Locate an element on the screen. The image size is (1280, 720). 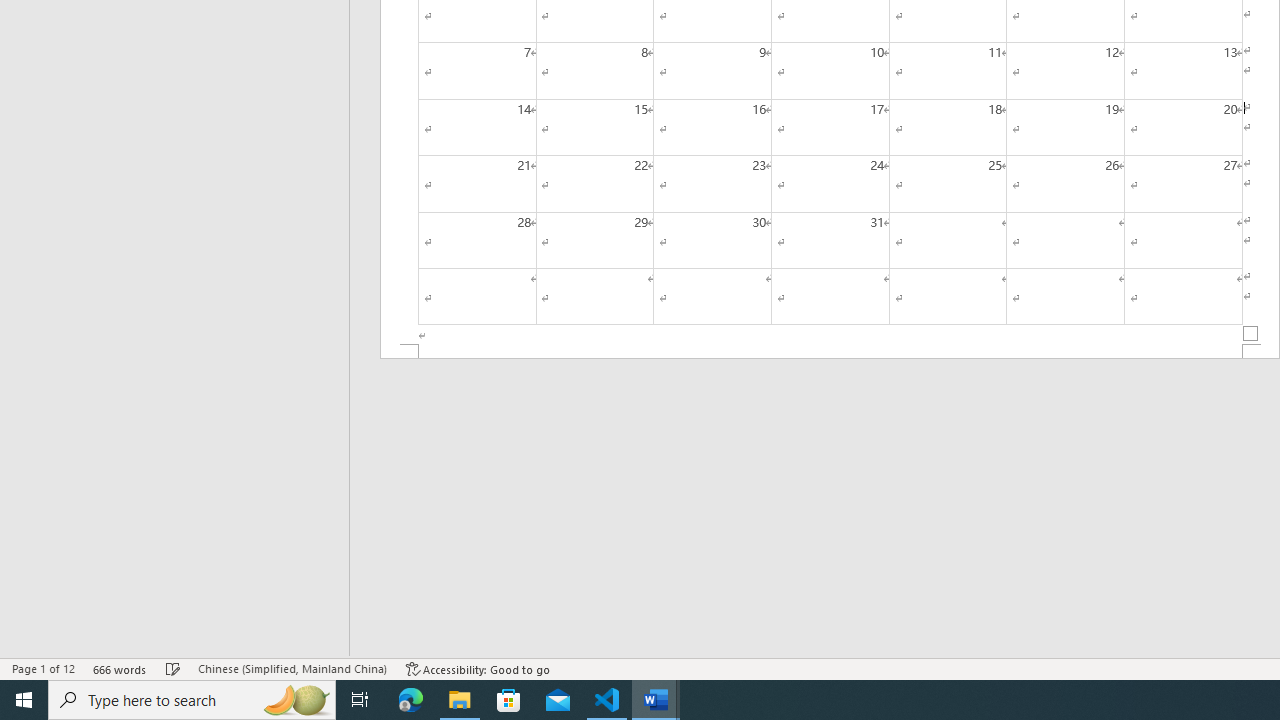
'Language Chinese (Simplified, Mainland China)' is located at coordinates (291, 669).